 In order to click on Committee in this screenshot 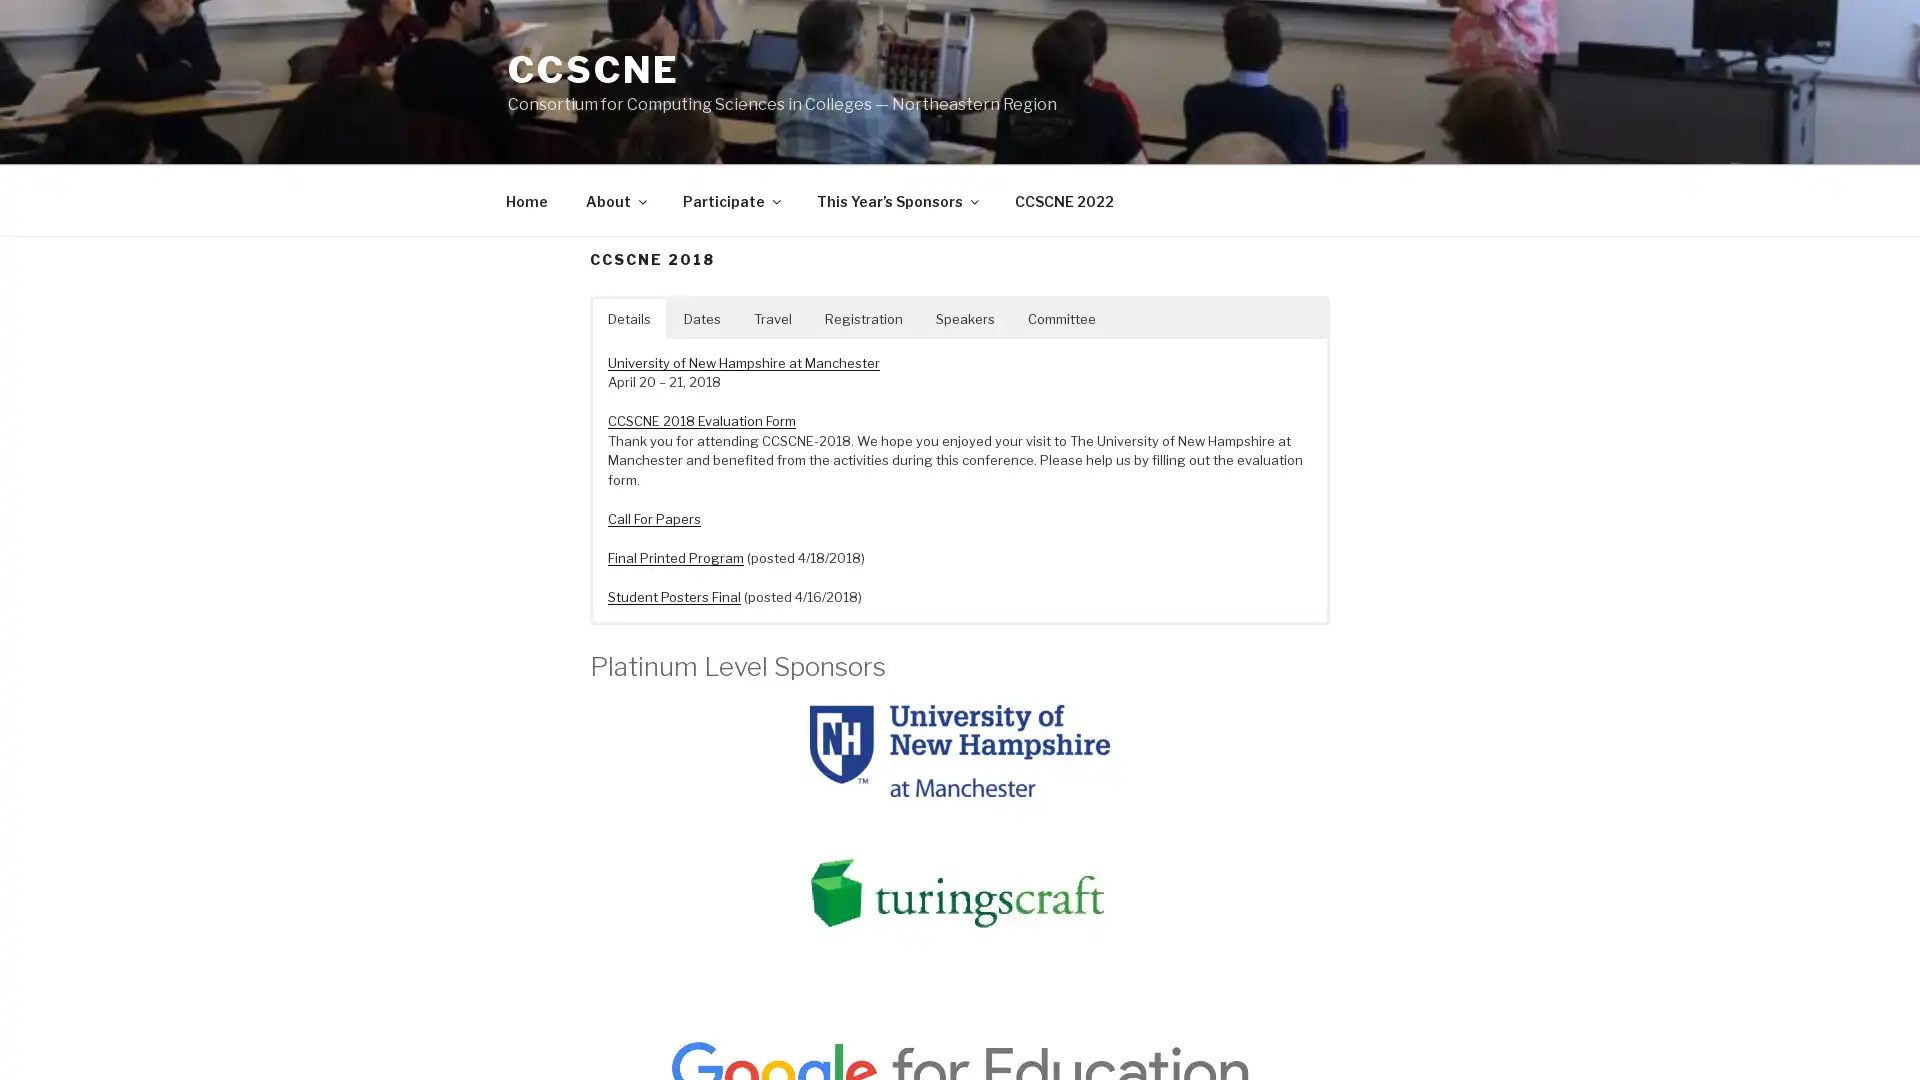, I will do `click(1060, 316)`.